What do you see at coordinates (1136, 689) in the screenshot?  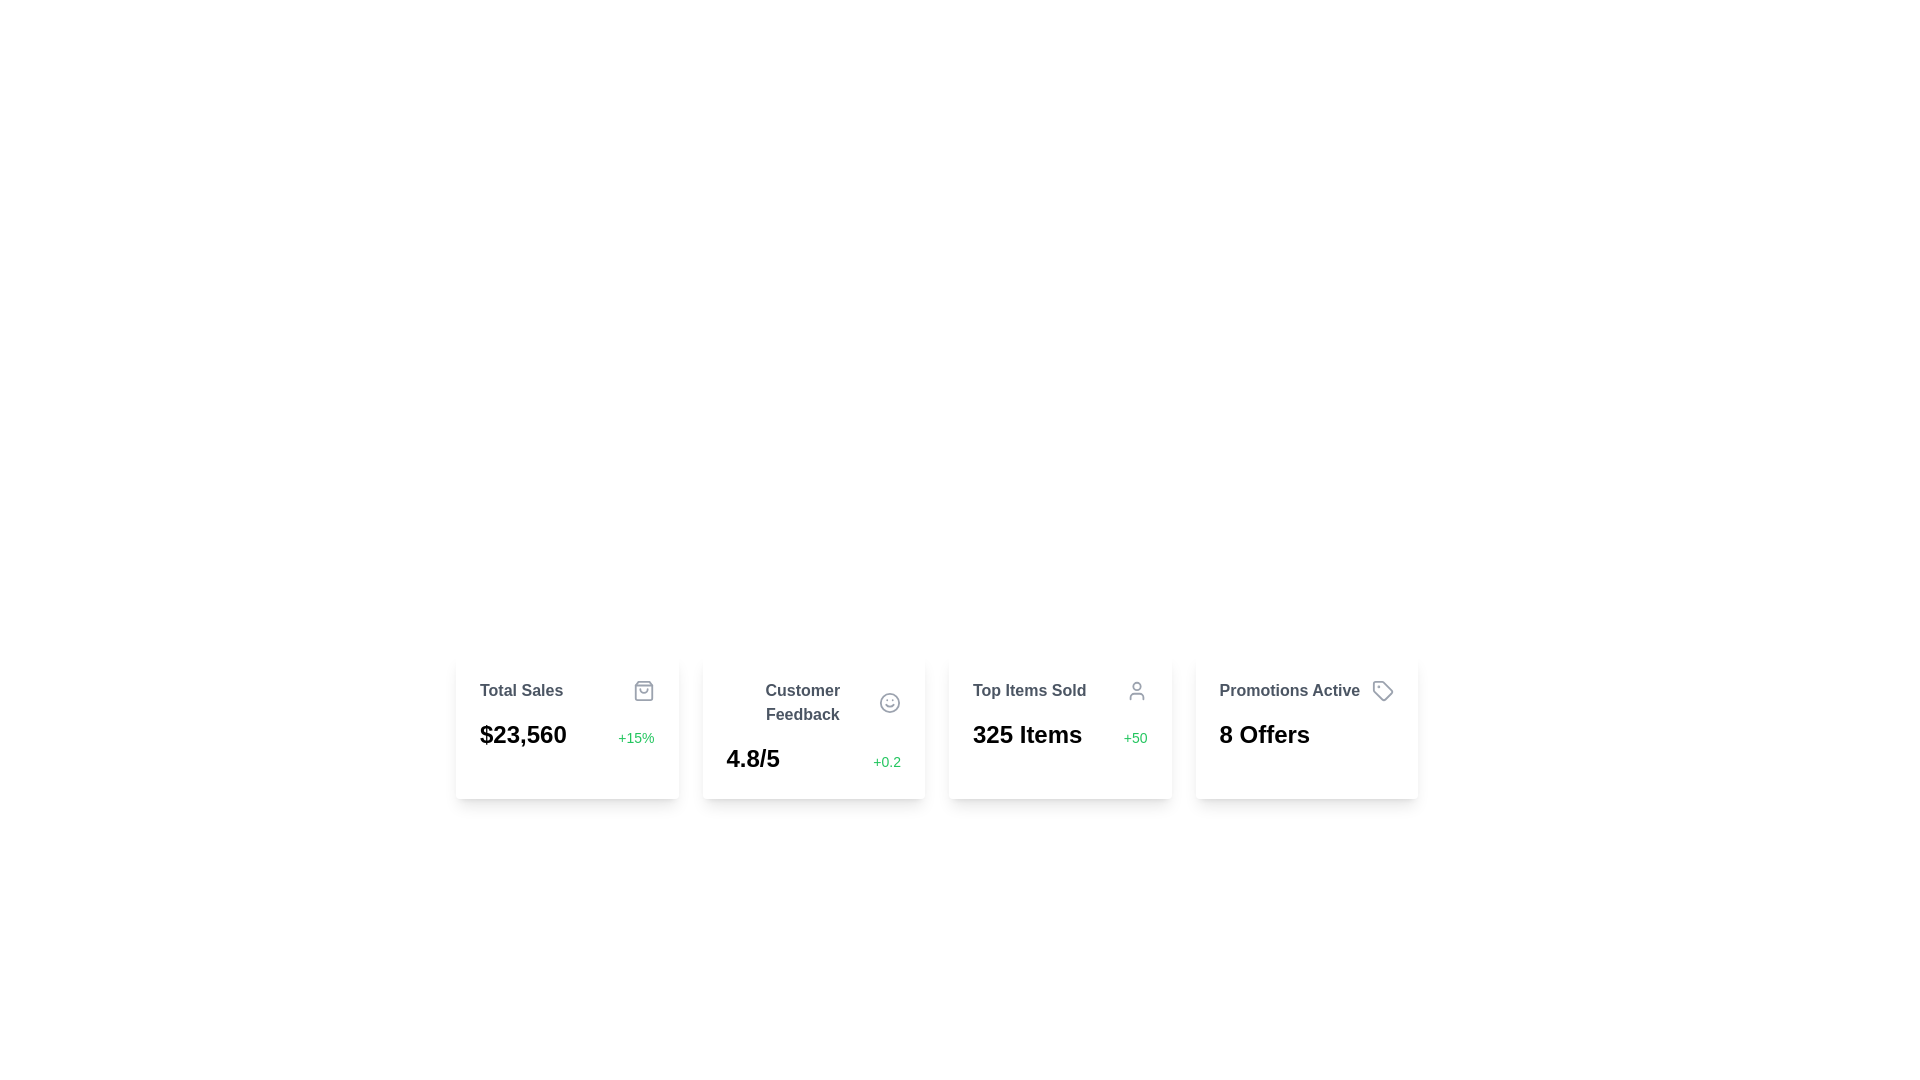 I see `the user profile icon, which is a minimalistic outline design located to the right side of the section header 'Top Items Sold'` at bounding box center [1136, 689].